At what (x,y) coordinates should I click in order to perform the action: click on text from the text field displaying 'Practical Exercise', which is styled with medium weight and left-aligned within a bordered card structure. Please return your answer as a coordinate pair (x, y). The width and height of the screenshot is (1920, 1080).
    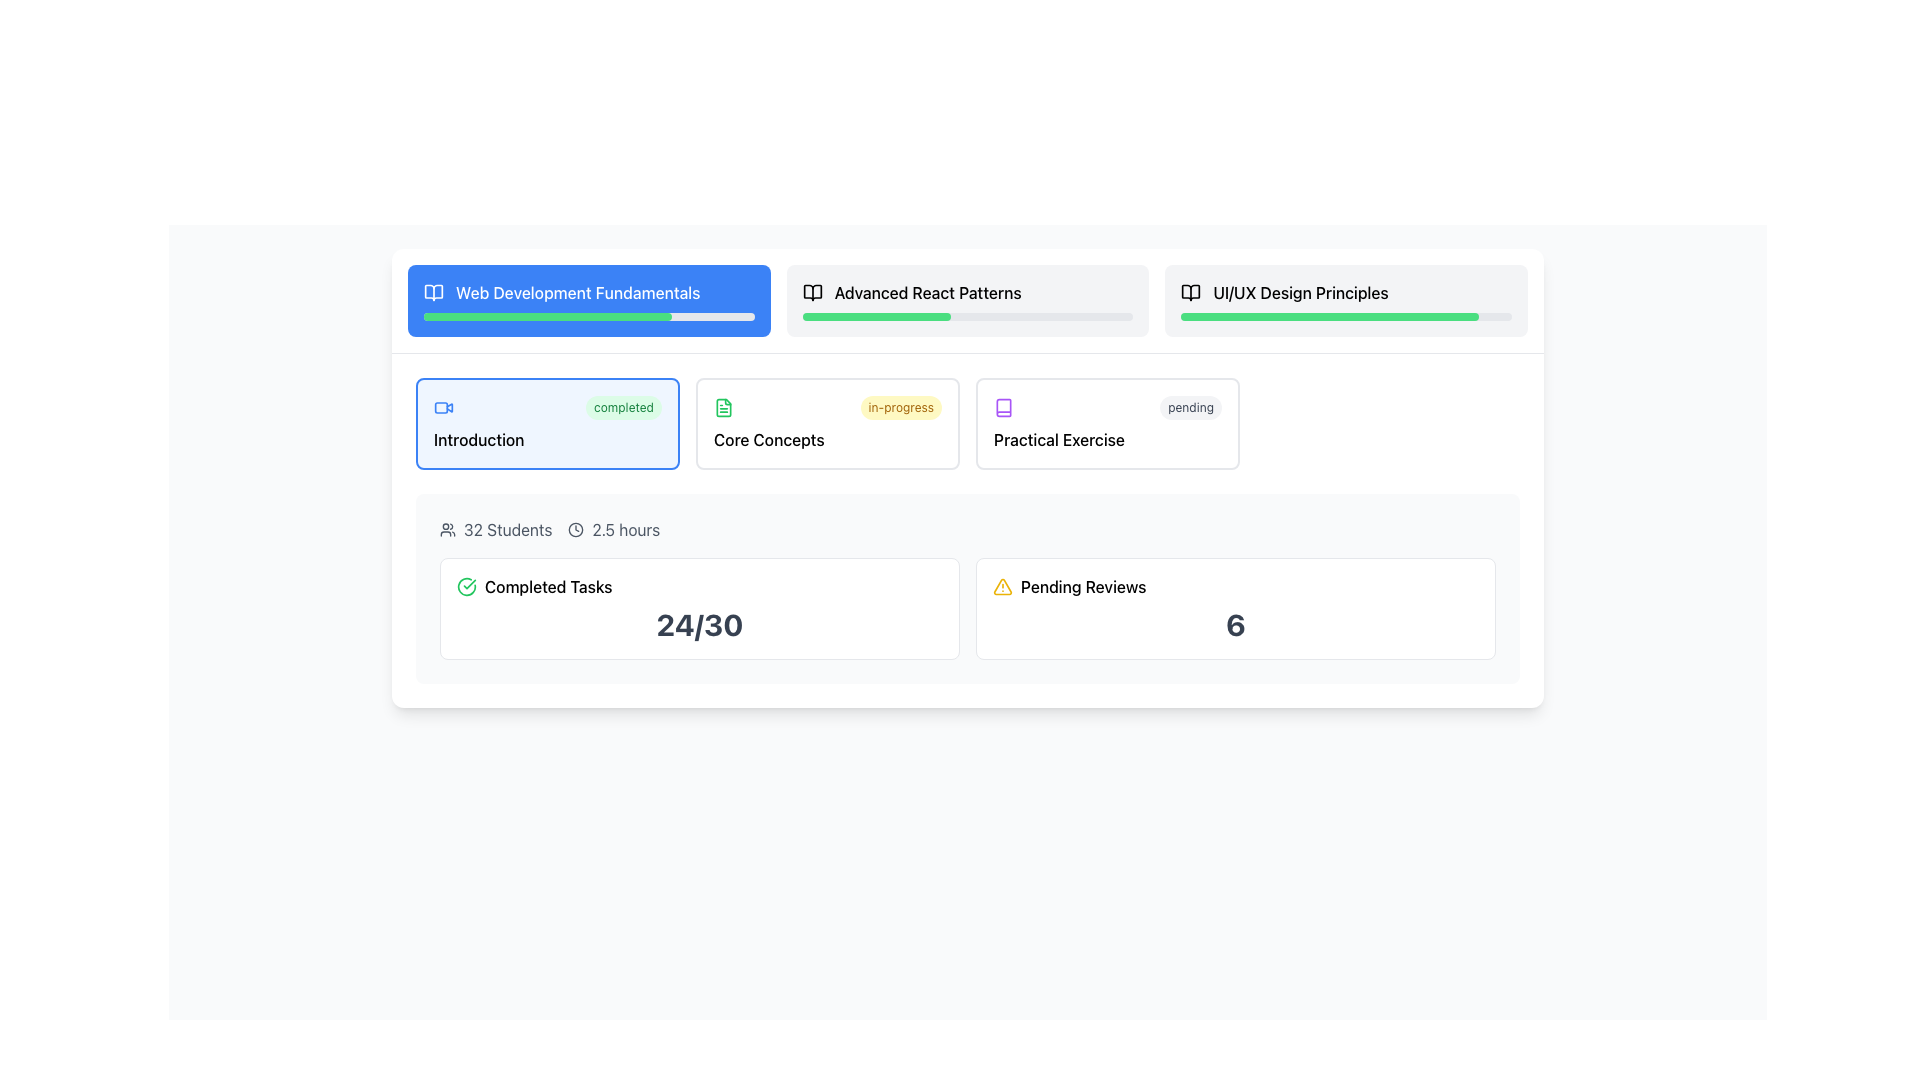
    Looking at the image, I should click on (1107, 438).